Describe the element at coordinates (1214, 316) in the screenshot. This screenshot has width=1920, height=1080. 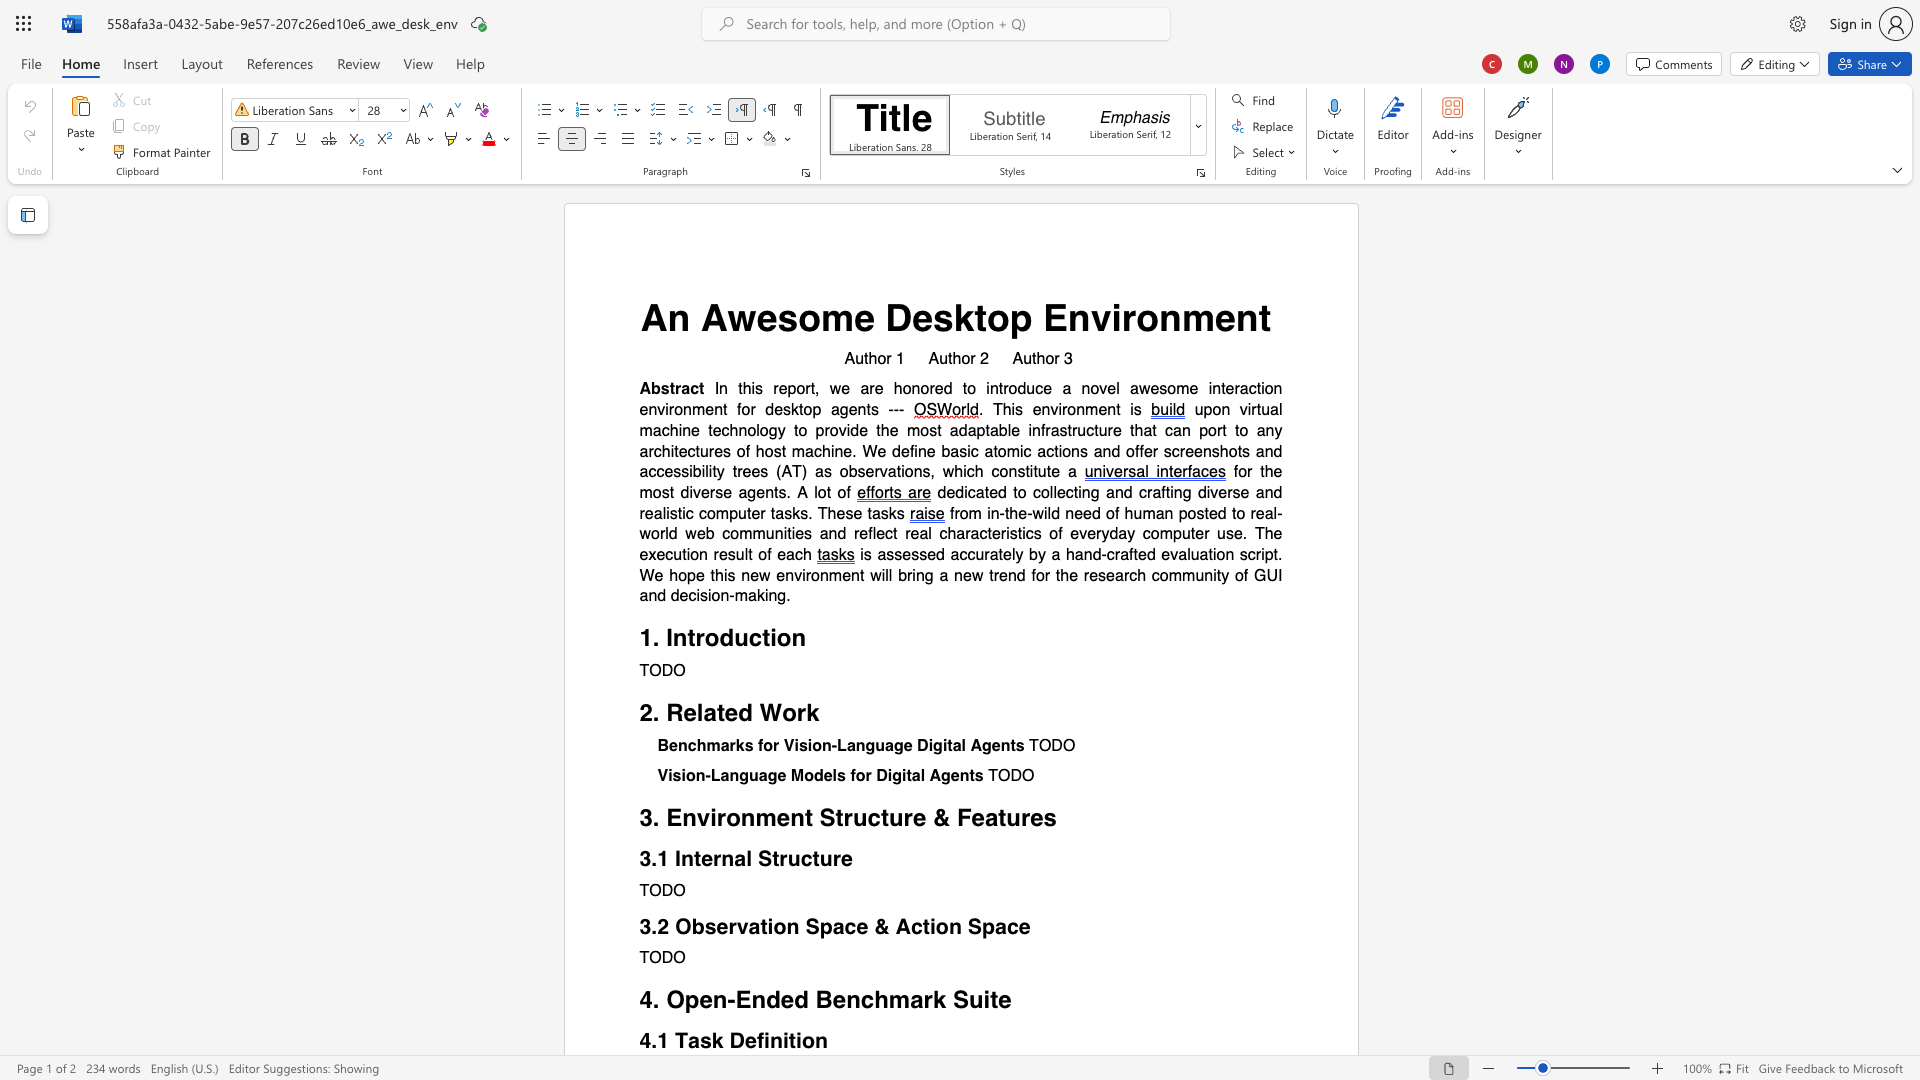
I see `the subset text "en" within the text "An Awesome Desktop Environment"` at that location.